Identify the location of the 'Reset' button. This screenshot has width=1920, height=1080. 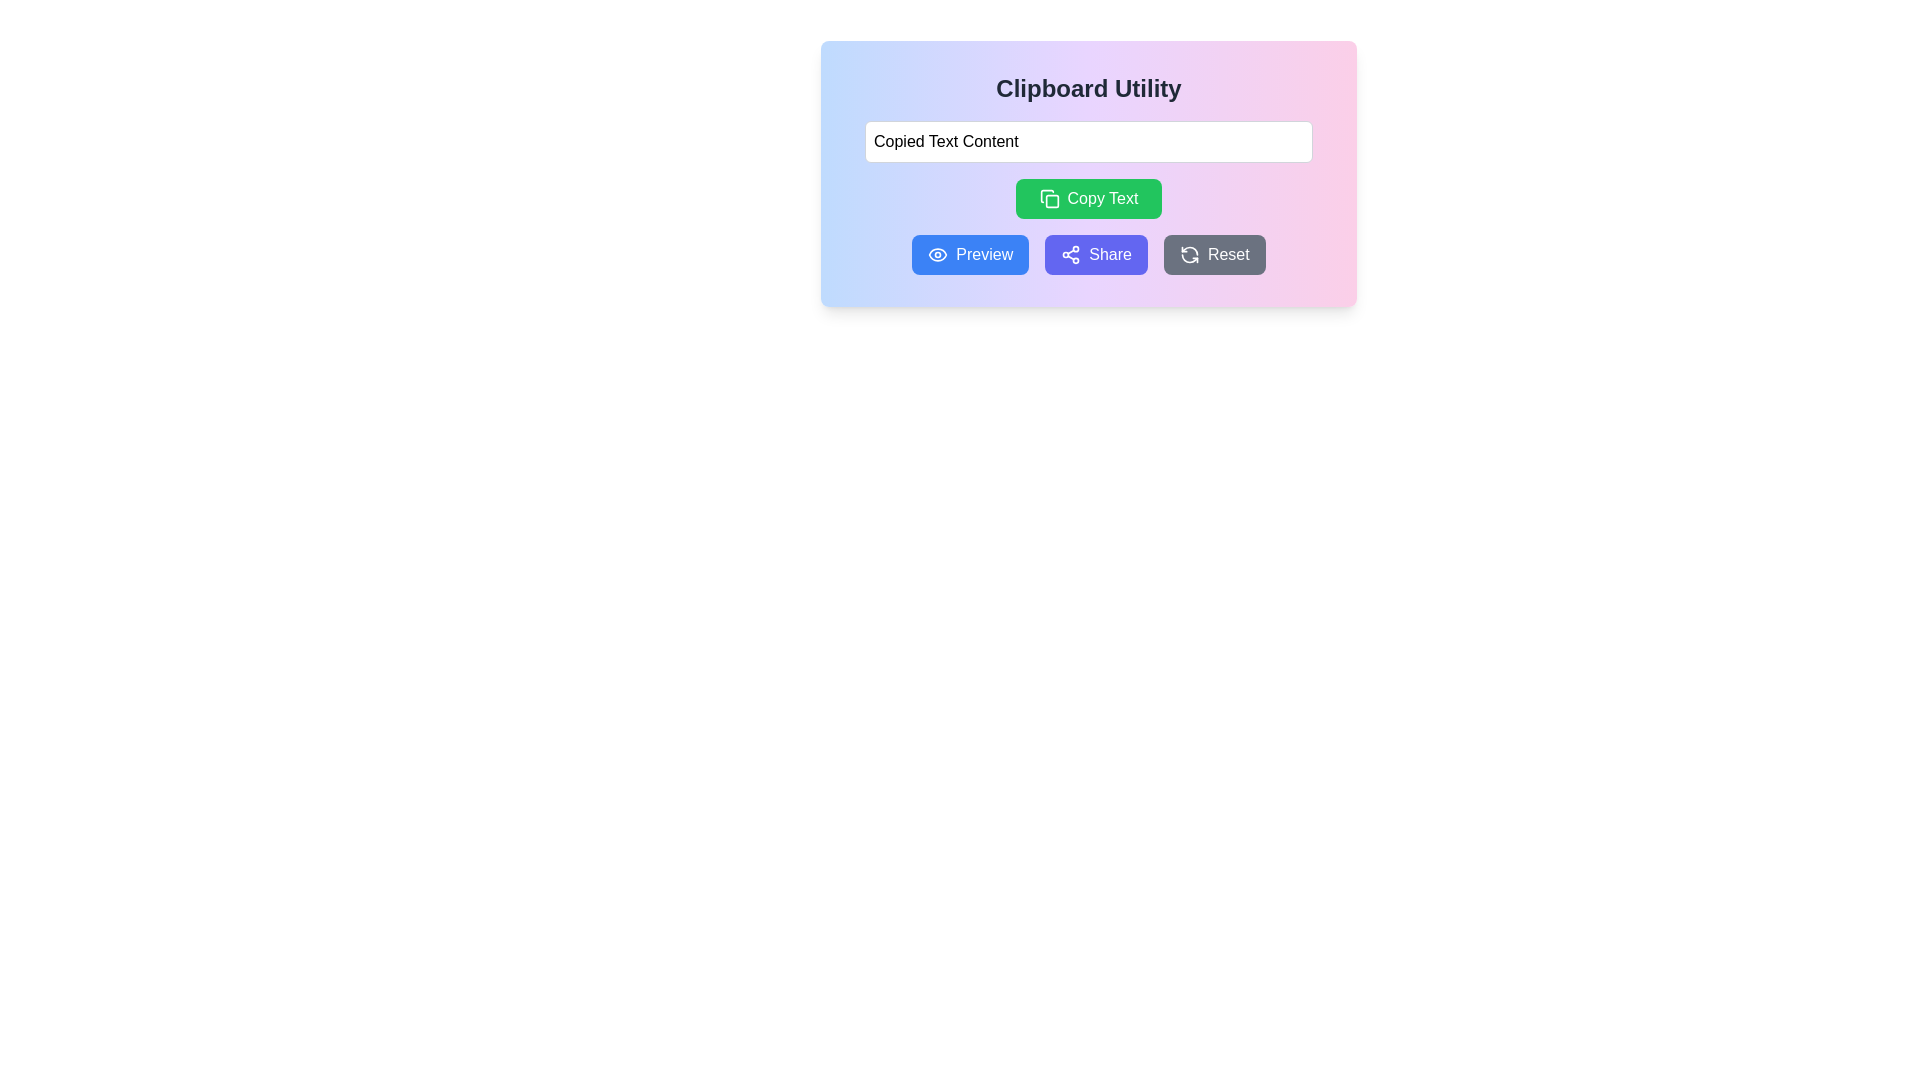
(1213, 253).